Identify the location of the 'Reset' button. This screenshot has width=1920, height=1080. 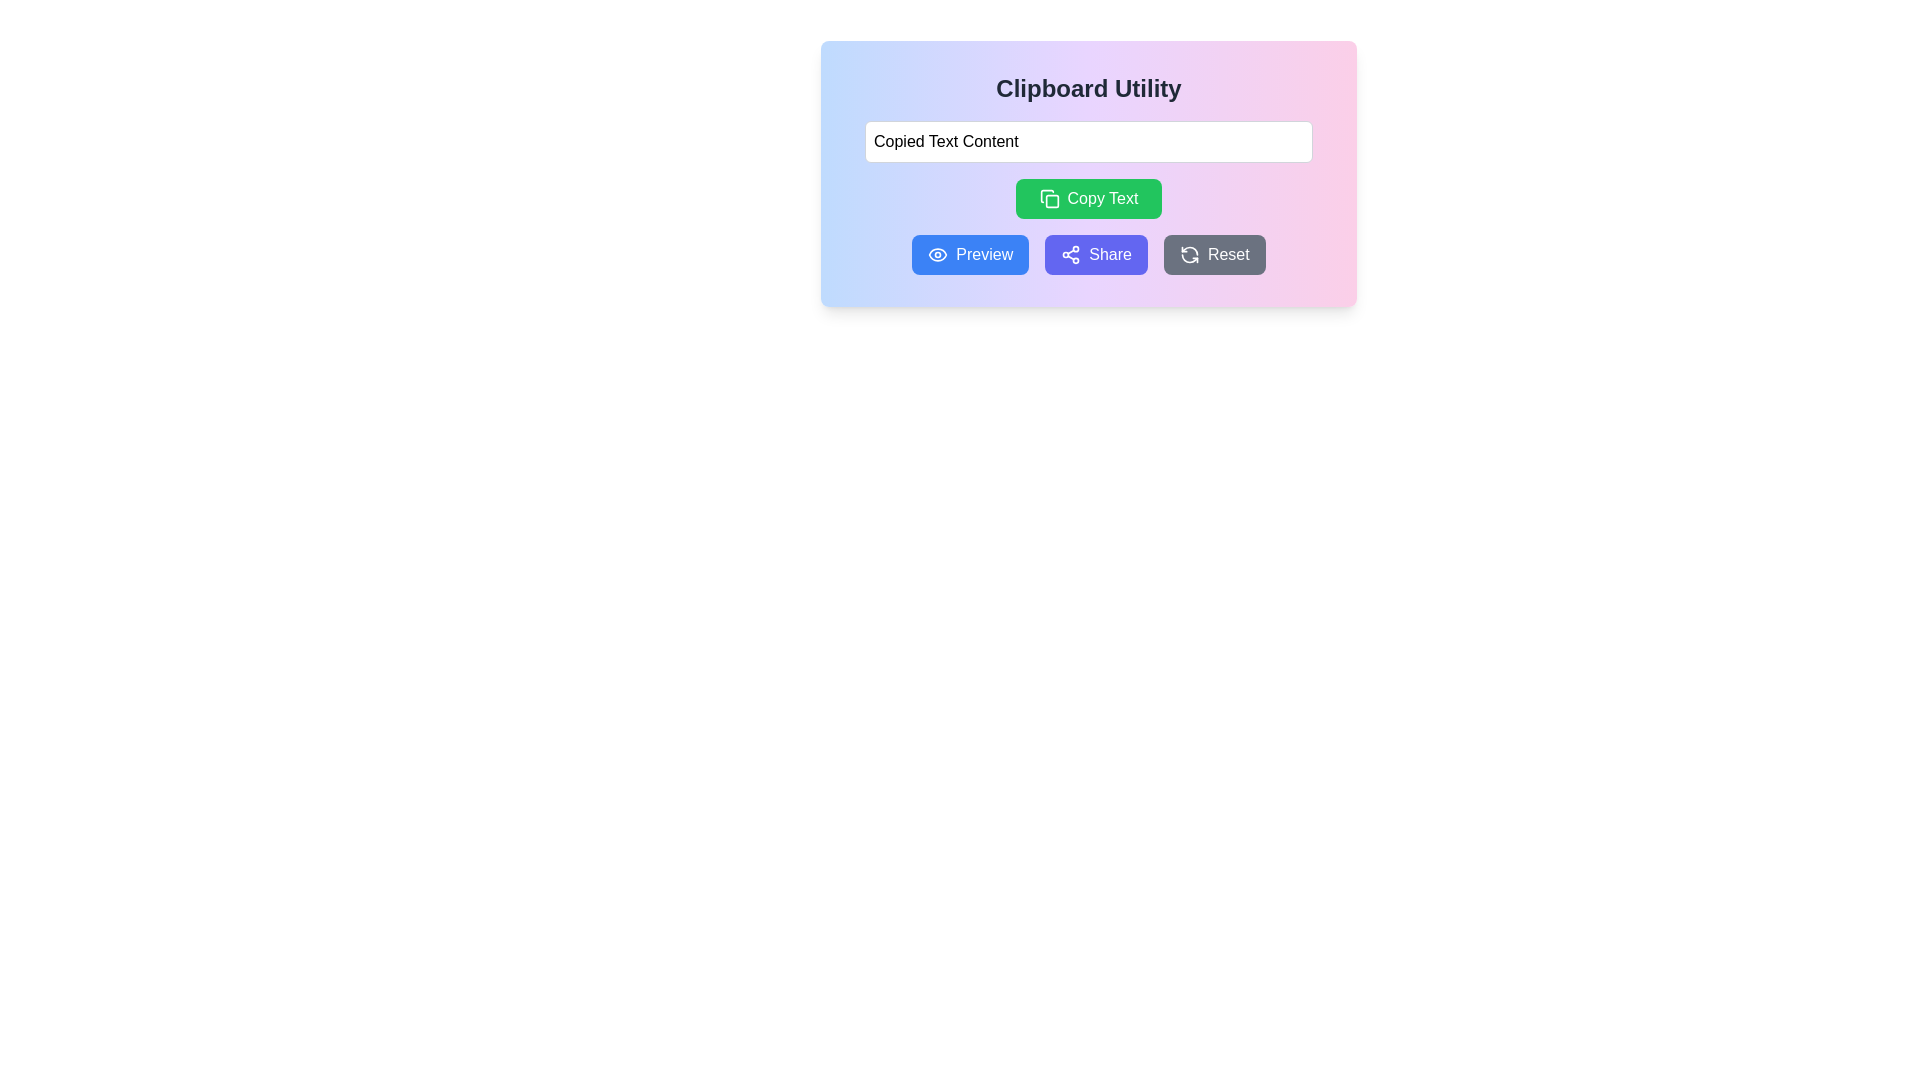
(1213, 253).